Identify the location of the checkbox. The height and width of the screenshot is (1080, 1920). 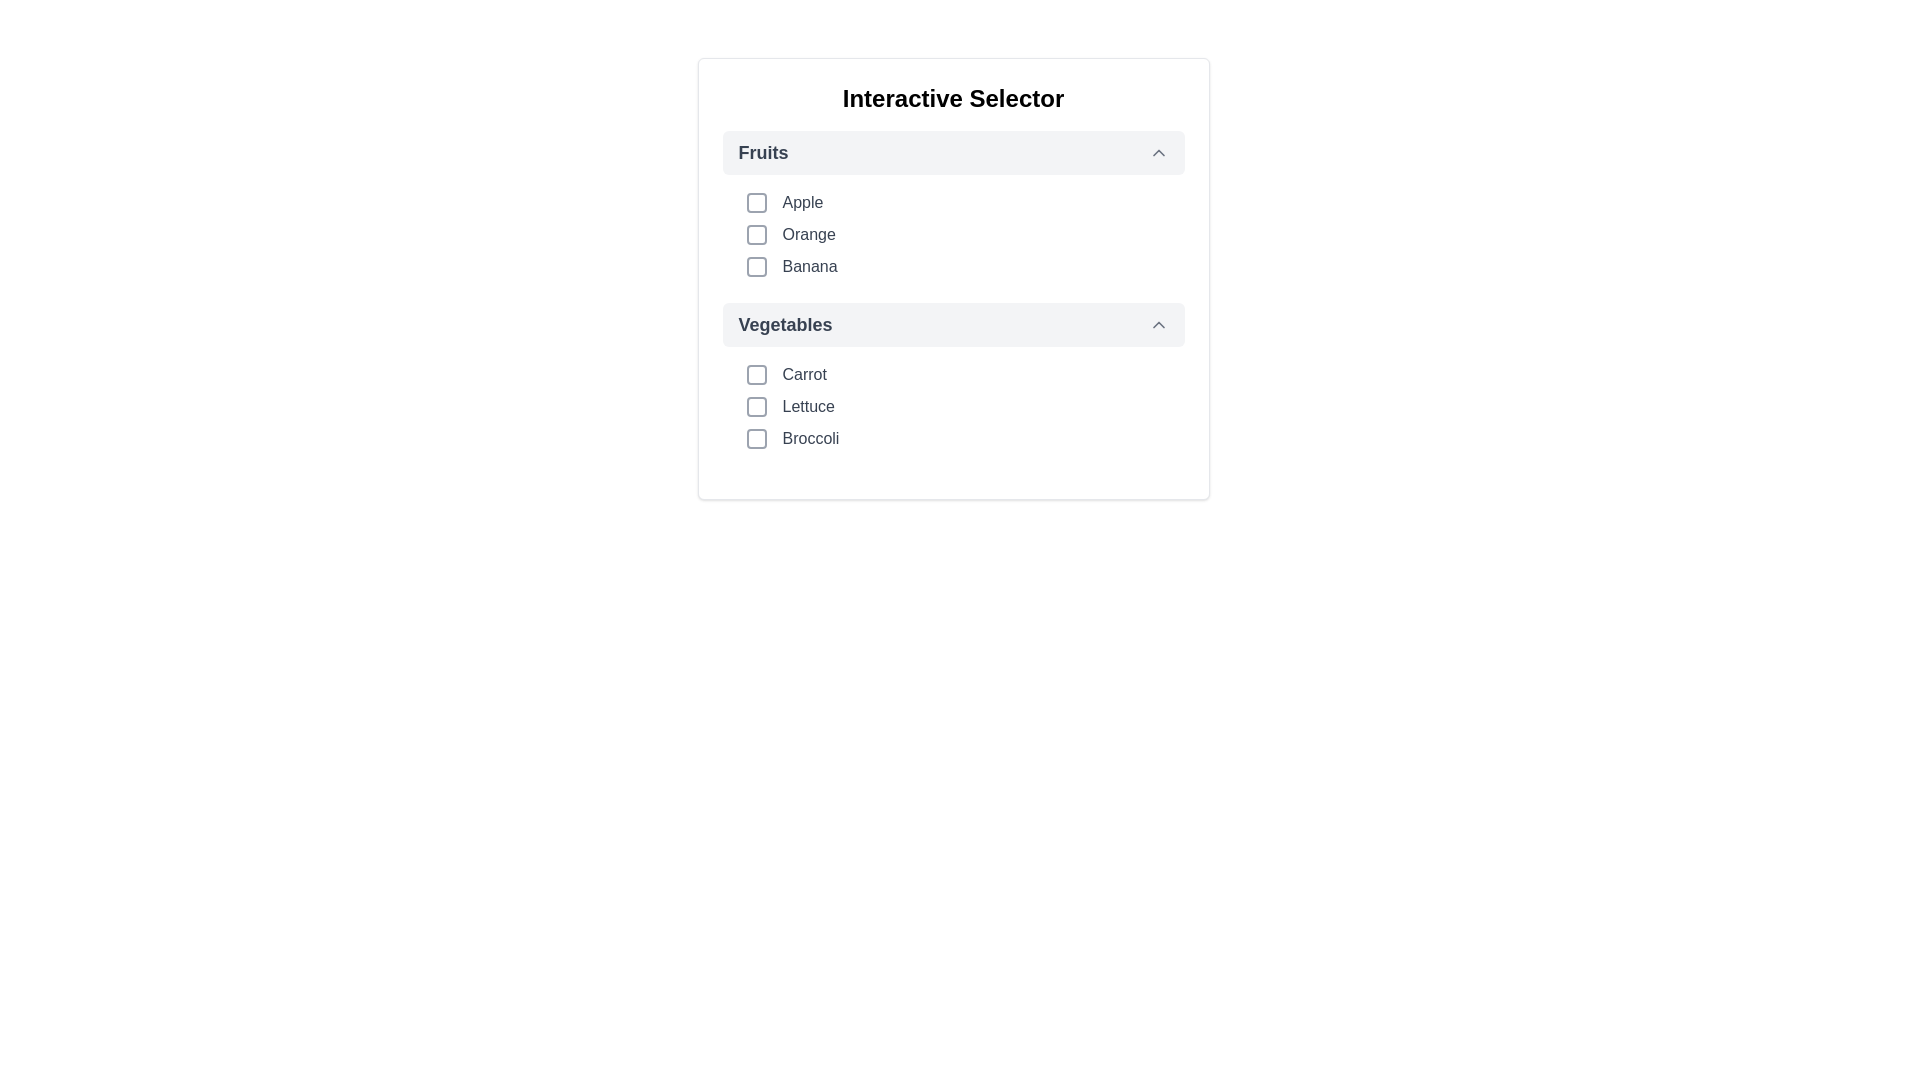
(755, 203).